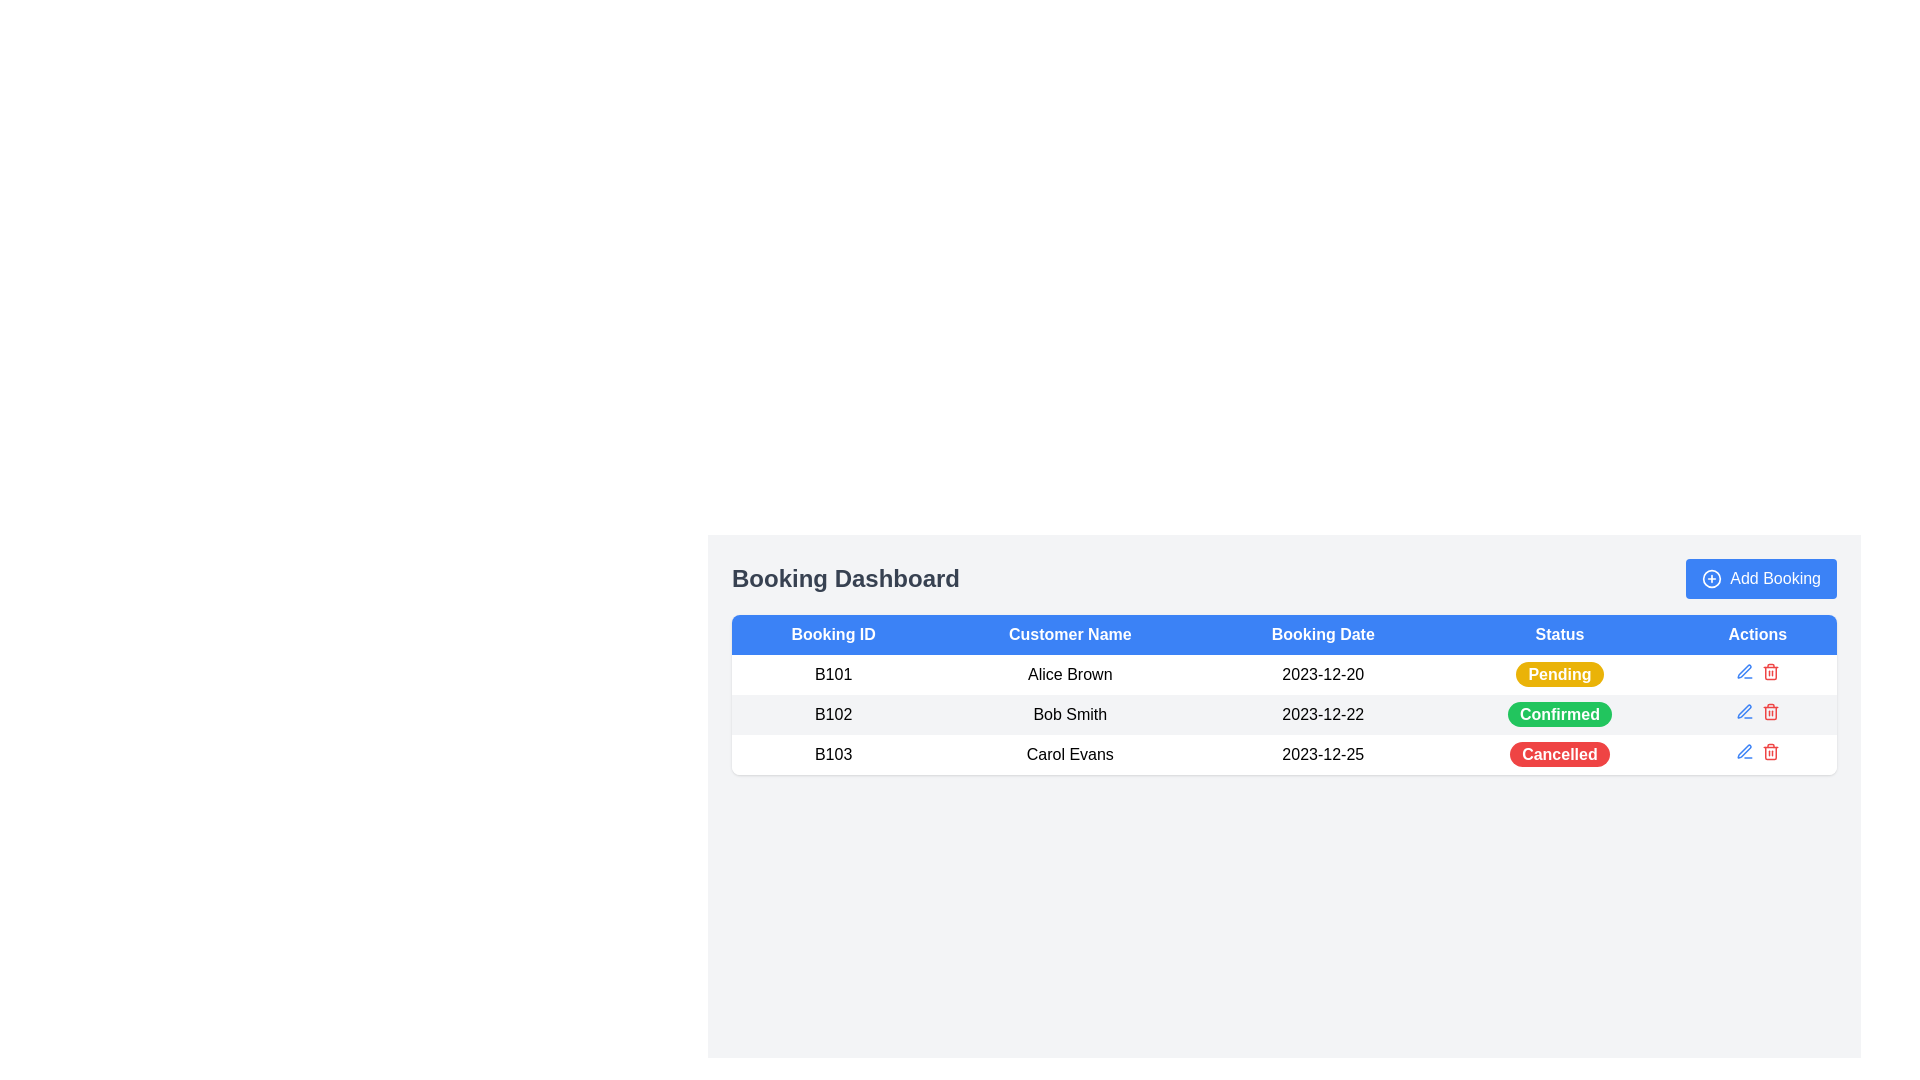 The image size is (1920, 1080). What do you see at coordinates (833, 755) in the screenshot?
I see `the static text element representing the Booking ID in the third row of the dashboard table, located next to the customer name 'Carol Evans'` at bounding box center [833, 755].